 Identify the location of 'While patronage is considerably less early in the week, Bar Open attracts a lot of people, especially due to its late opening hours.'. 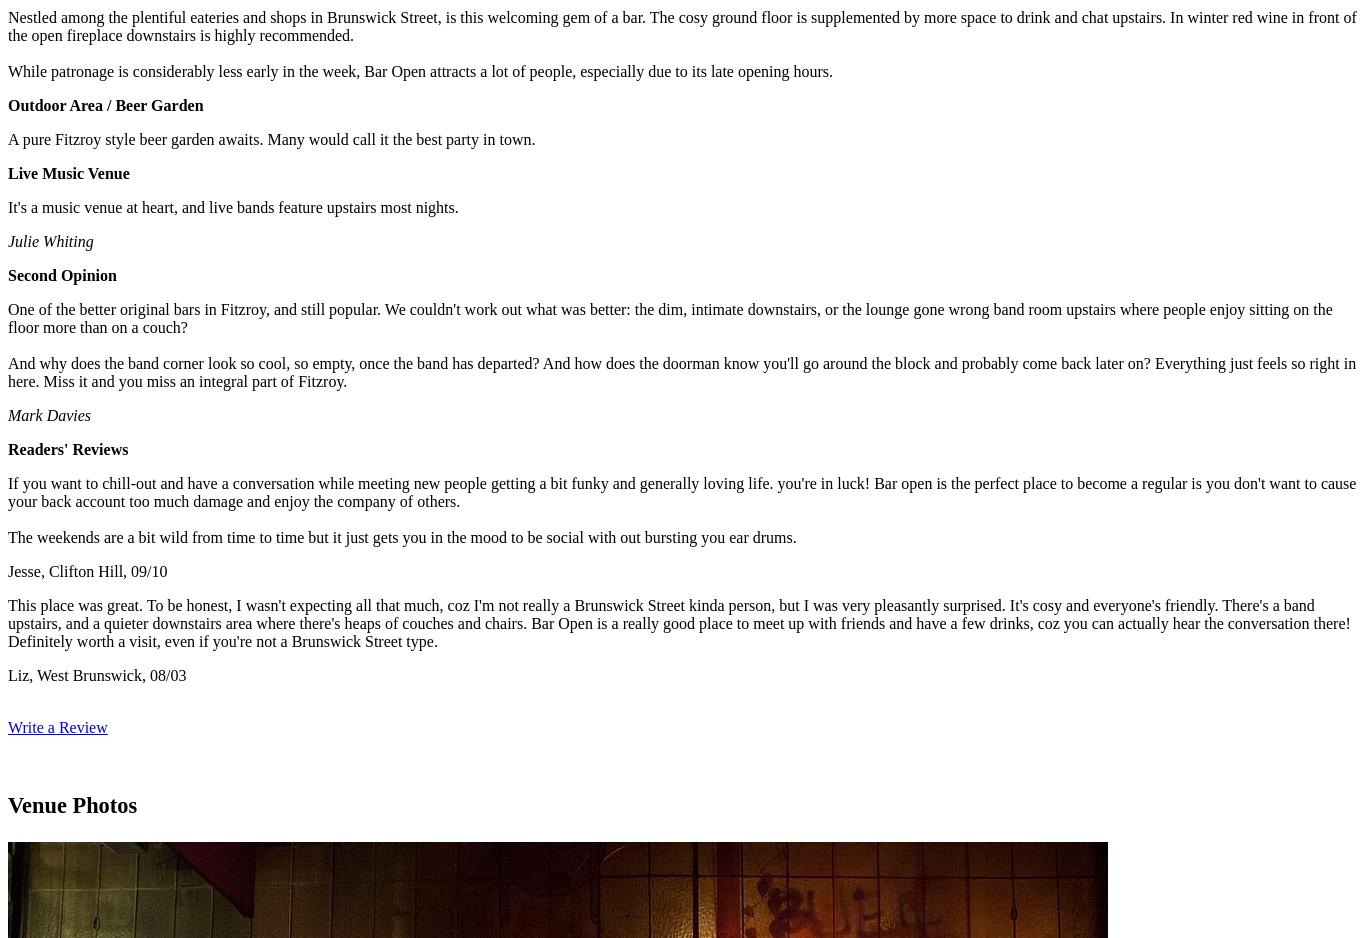
(8, 70).